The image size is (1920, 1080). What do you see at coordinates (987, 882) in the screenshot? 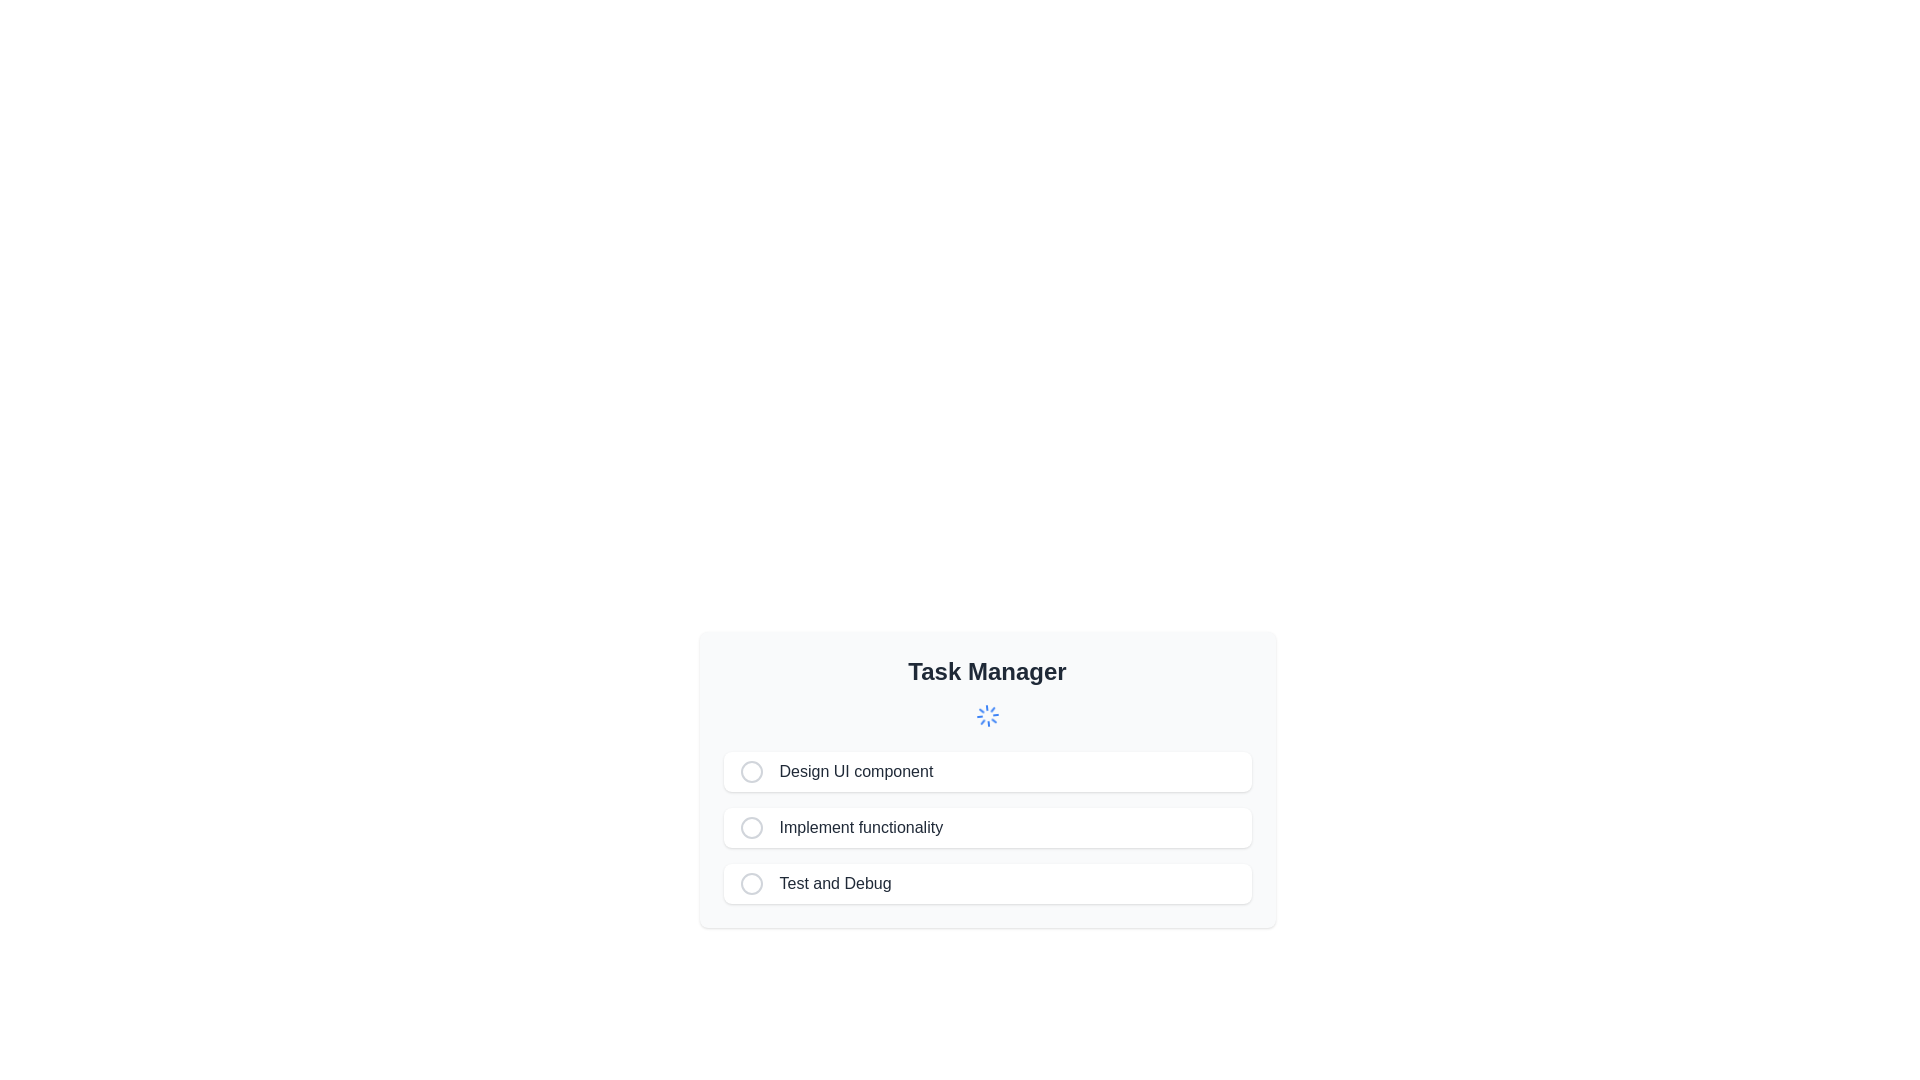
I see `the selectable button, which is the third item in a vertical list of tasks in the task manager panel` at bounding box center [987, 882].